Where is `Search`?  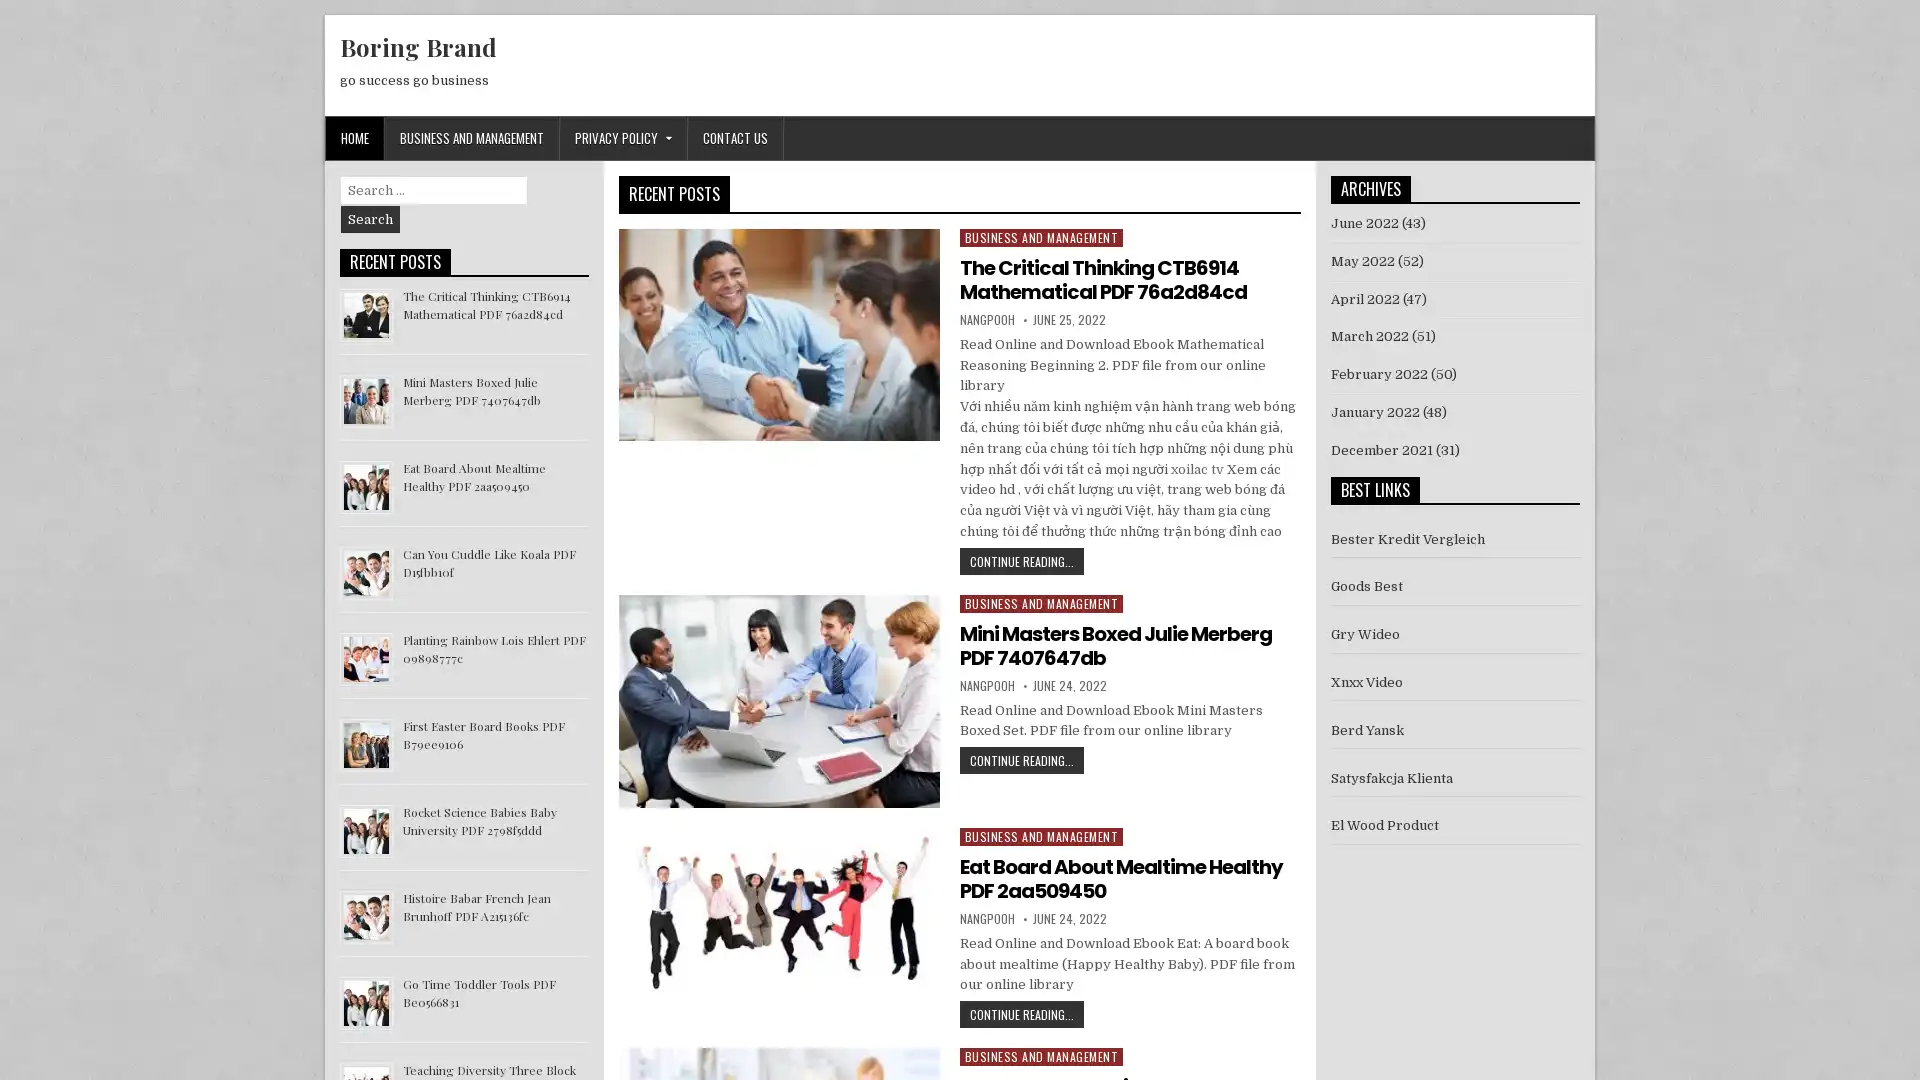 Search is located at coordinates (370, 219).